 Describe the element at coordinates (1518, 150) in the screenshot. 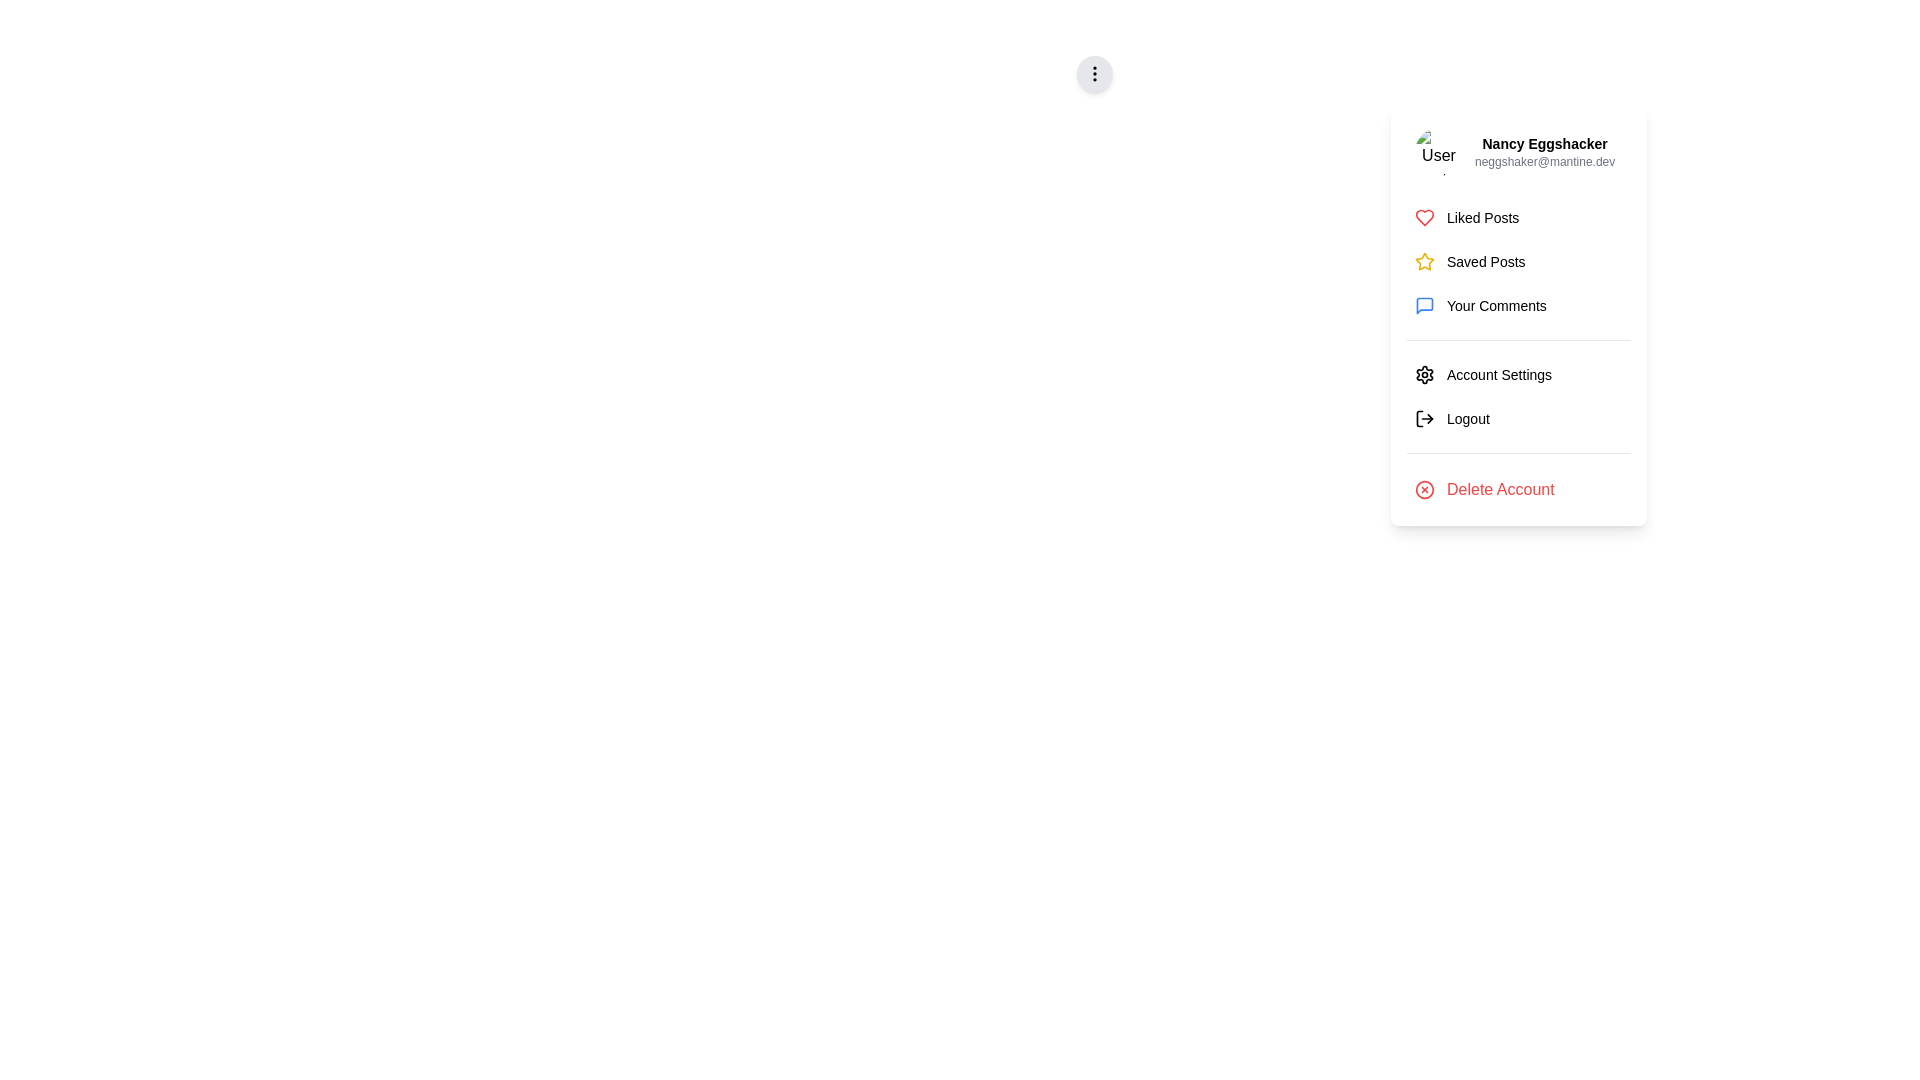

I see `the Profile Info Display element containing the user's name 'Nancy Eggshacker' and email 'neggshaker@mantine.dev', located at the top-right corner of the dropdown menu` at that location.